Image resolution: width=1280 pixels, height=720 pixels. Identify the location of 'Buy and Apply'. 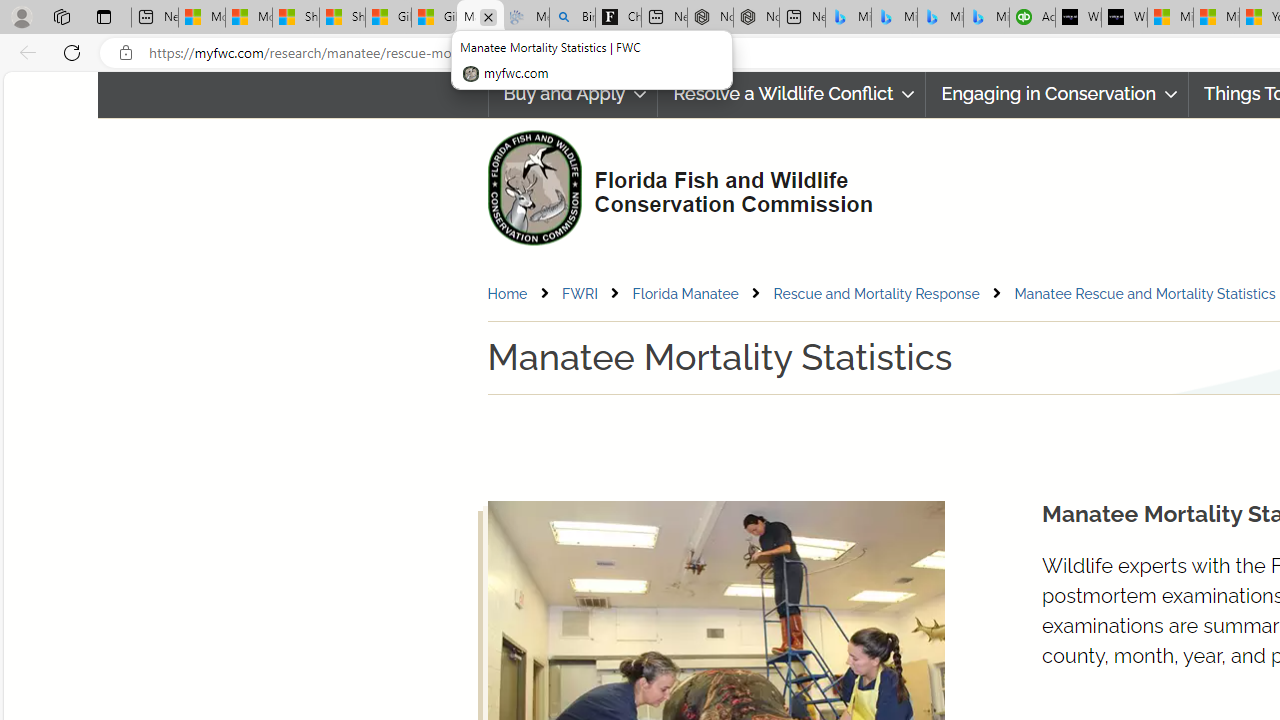
(571, 94).